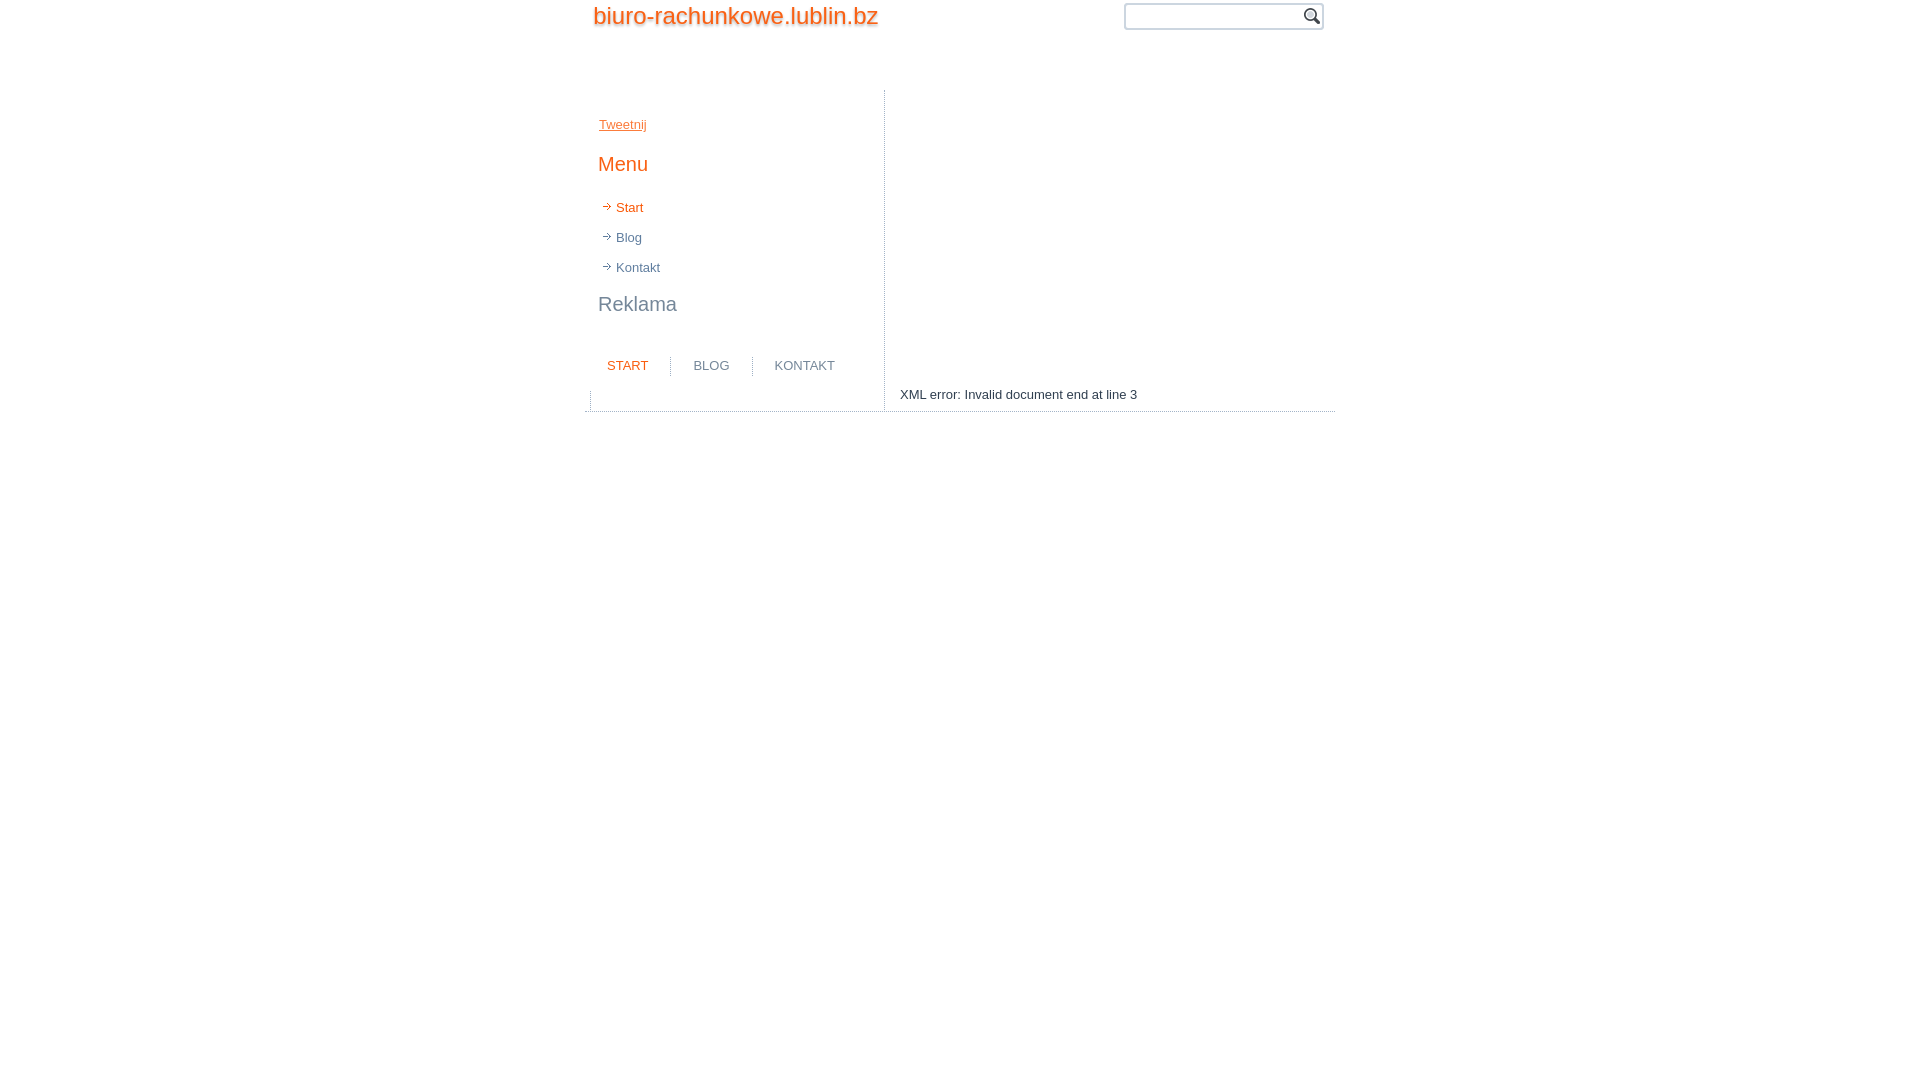 The height and width of the screenshot is (1080, 1920). Describe the element at coordinates (592, 15) in the screenshot. I see `'biuro-rachunkowe.lublin.bz'` at that location.